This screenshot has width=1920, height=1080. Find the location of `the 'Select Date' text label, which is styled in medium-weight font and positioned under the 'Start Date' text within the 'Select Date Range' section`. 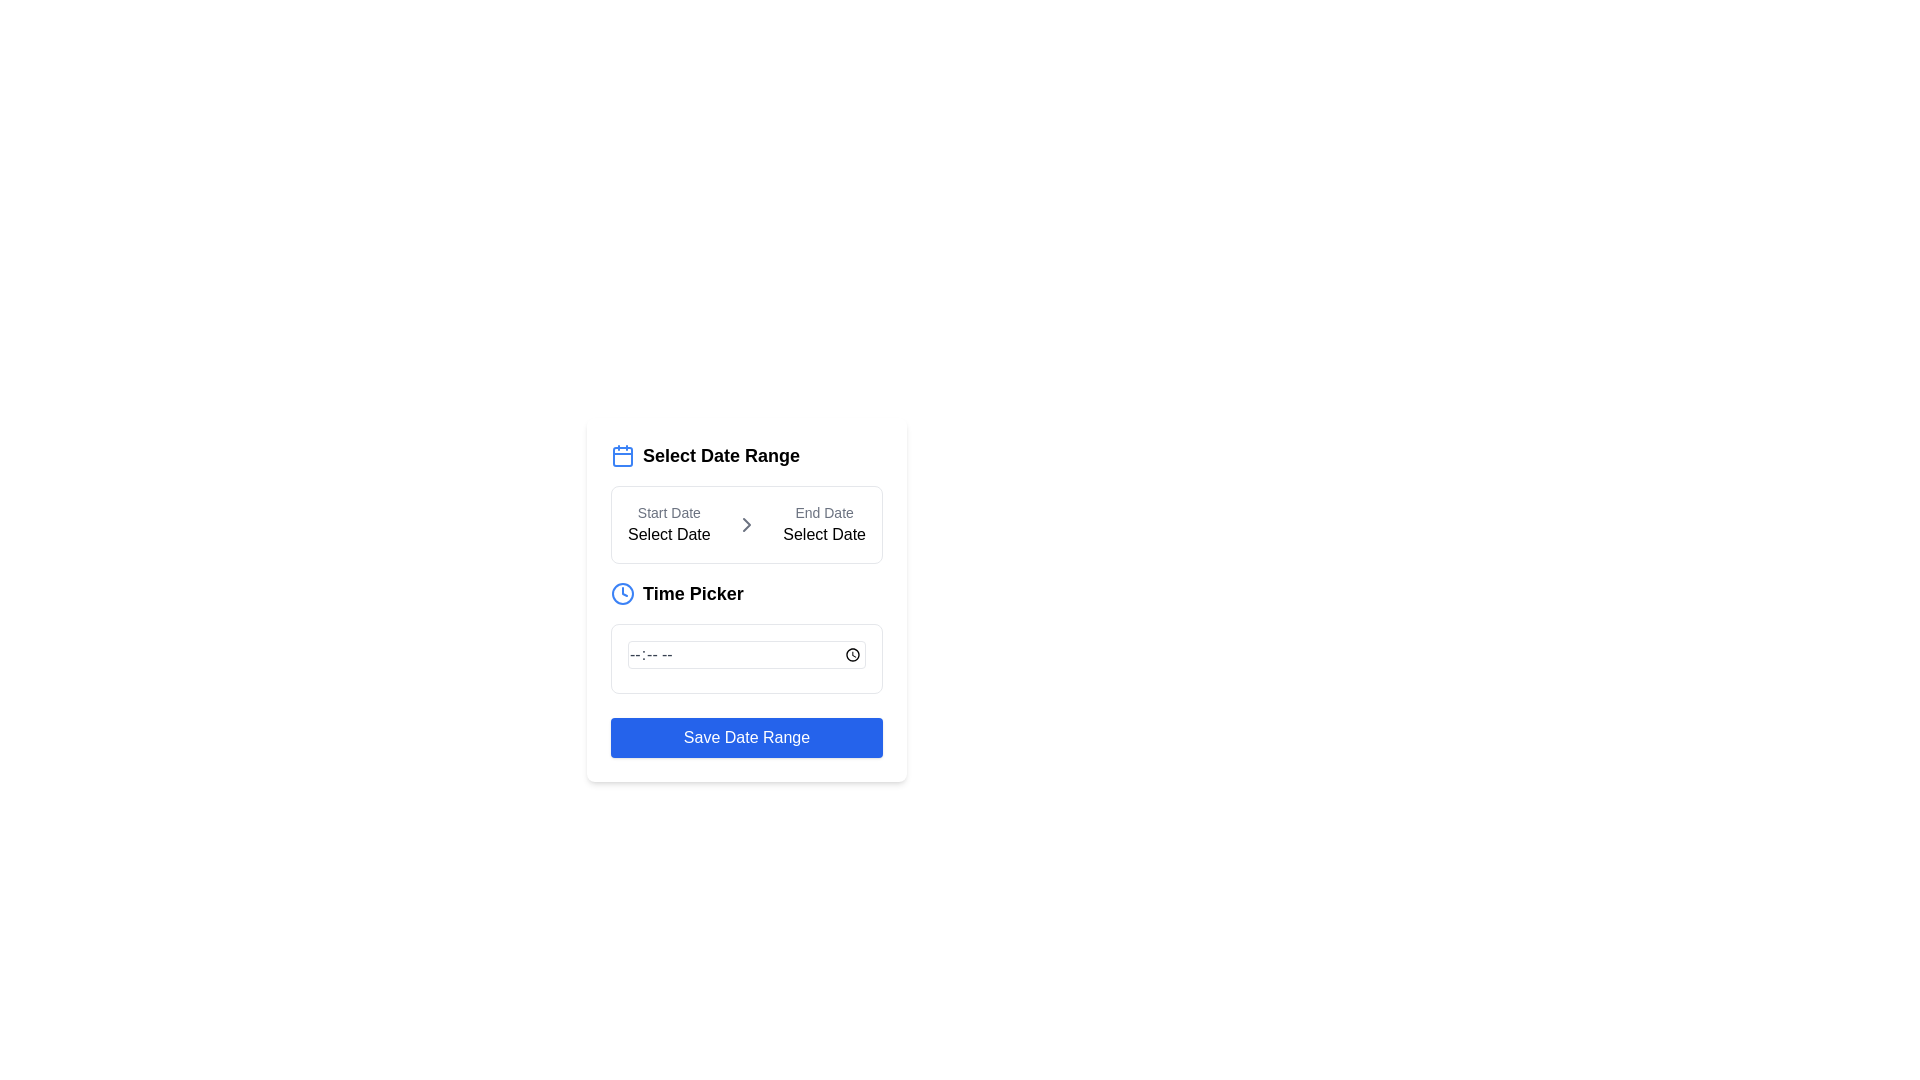

the 'Select Date' text label, which is styled in medium-weight font and positioned under the 'Start Date' text within the 'Select Date Range' section is located at coordinates (669, 533).